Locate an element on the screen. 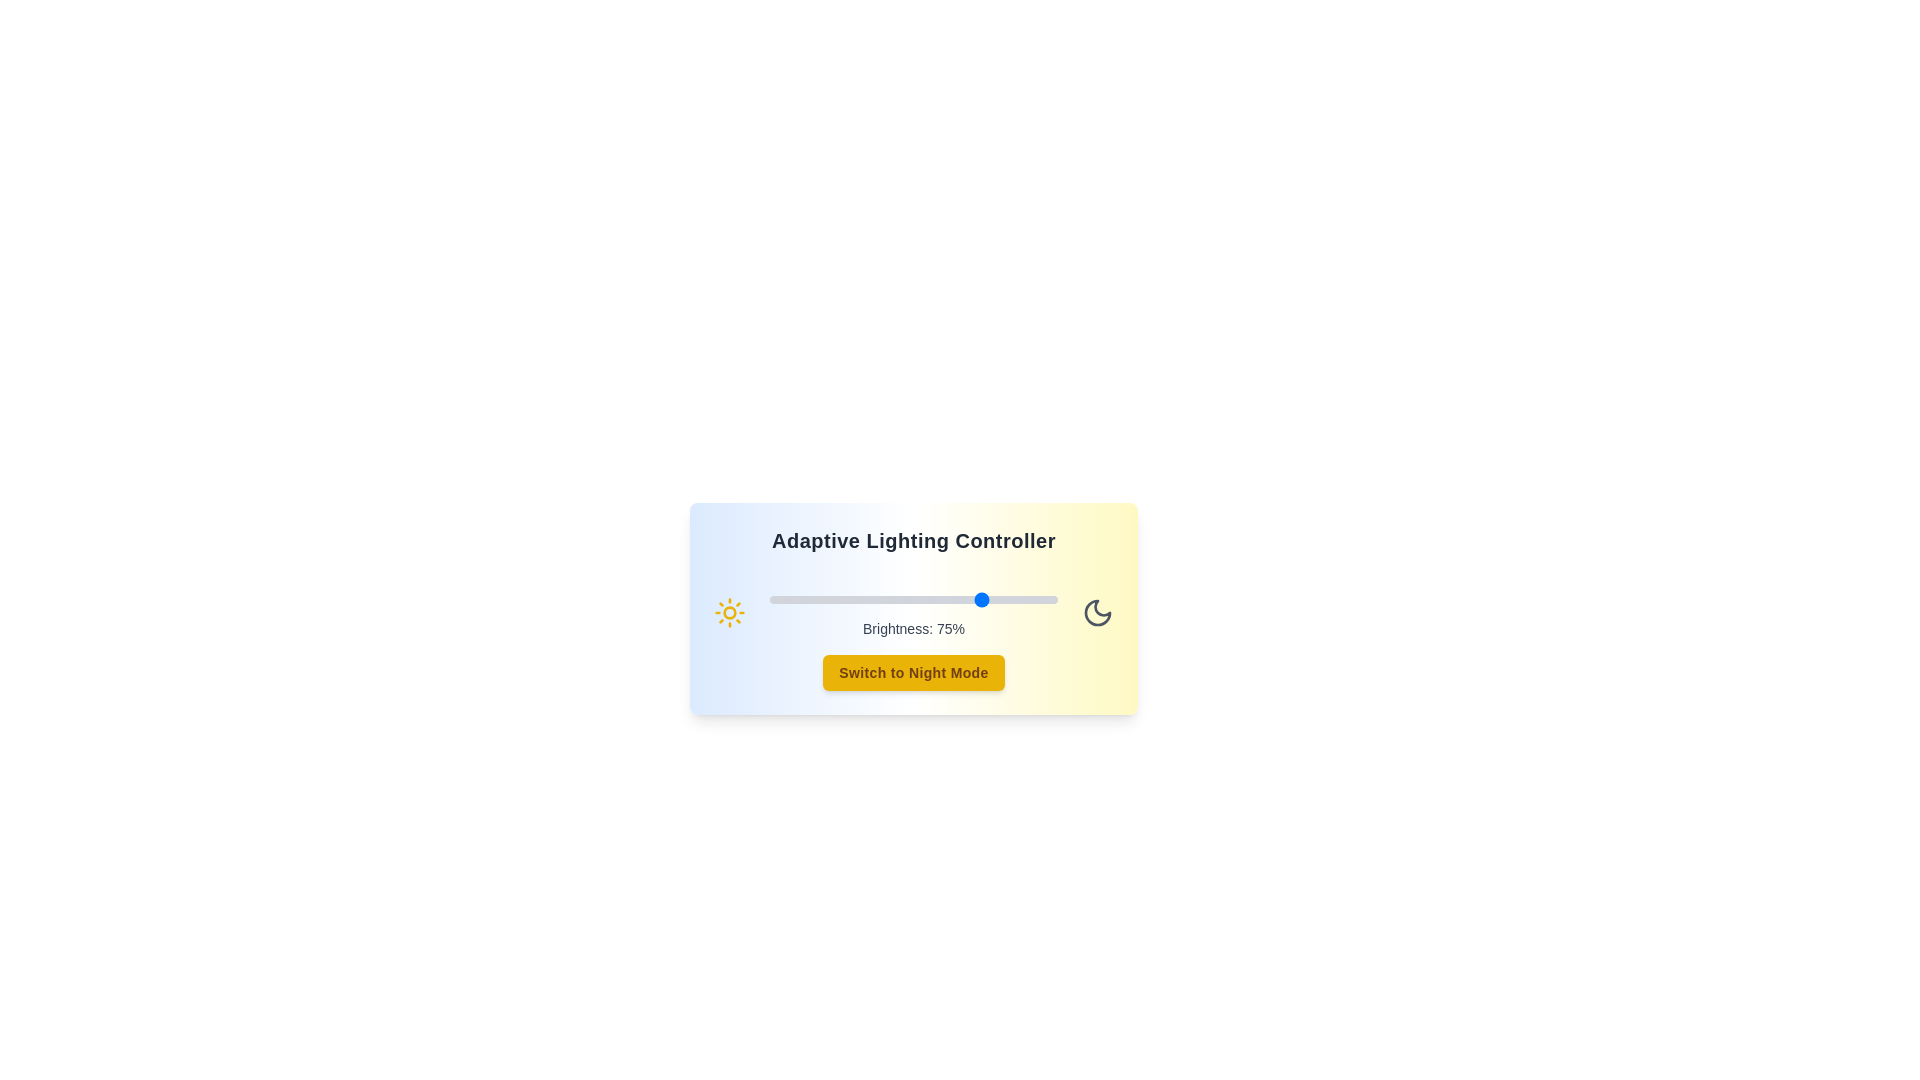 The width and height of the screenshot is (1920, 1080). the rectangular button labeled 'Switch to Night Mode' with a vibrant yellow background located at the bottom of the 'Adaptive Lighting Controller' card to switch modes is located at coordinates (912, 672).